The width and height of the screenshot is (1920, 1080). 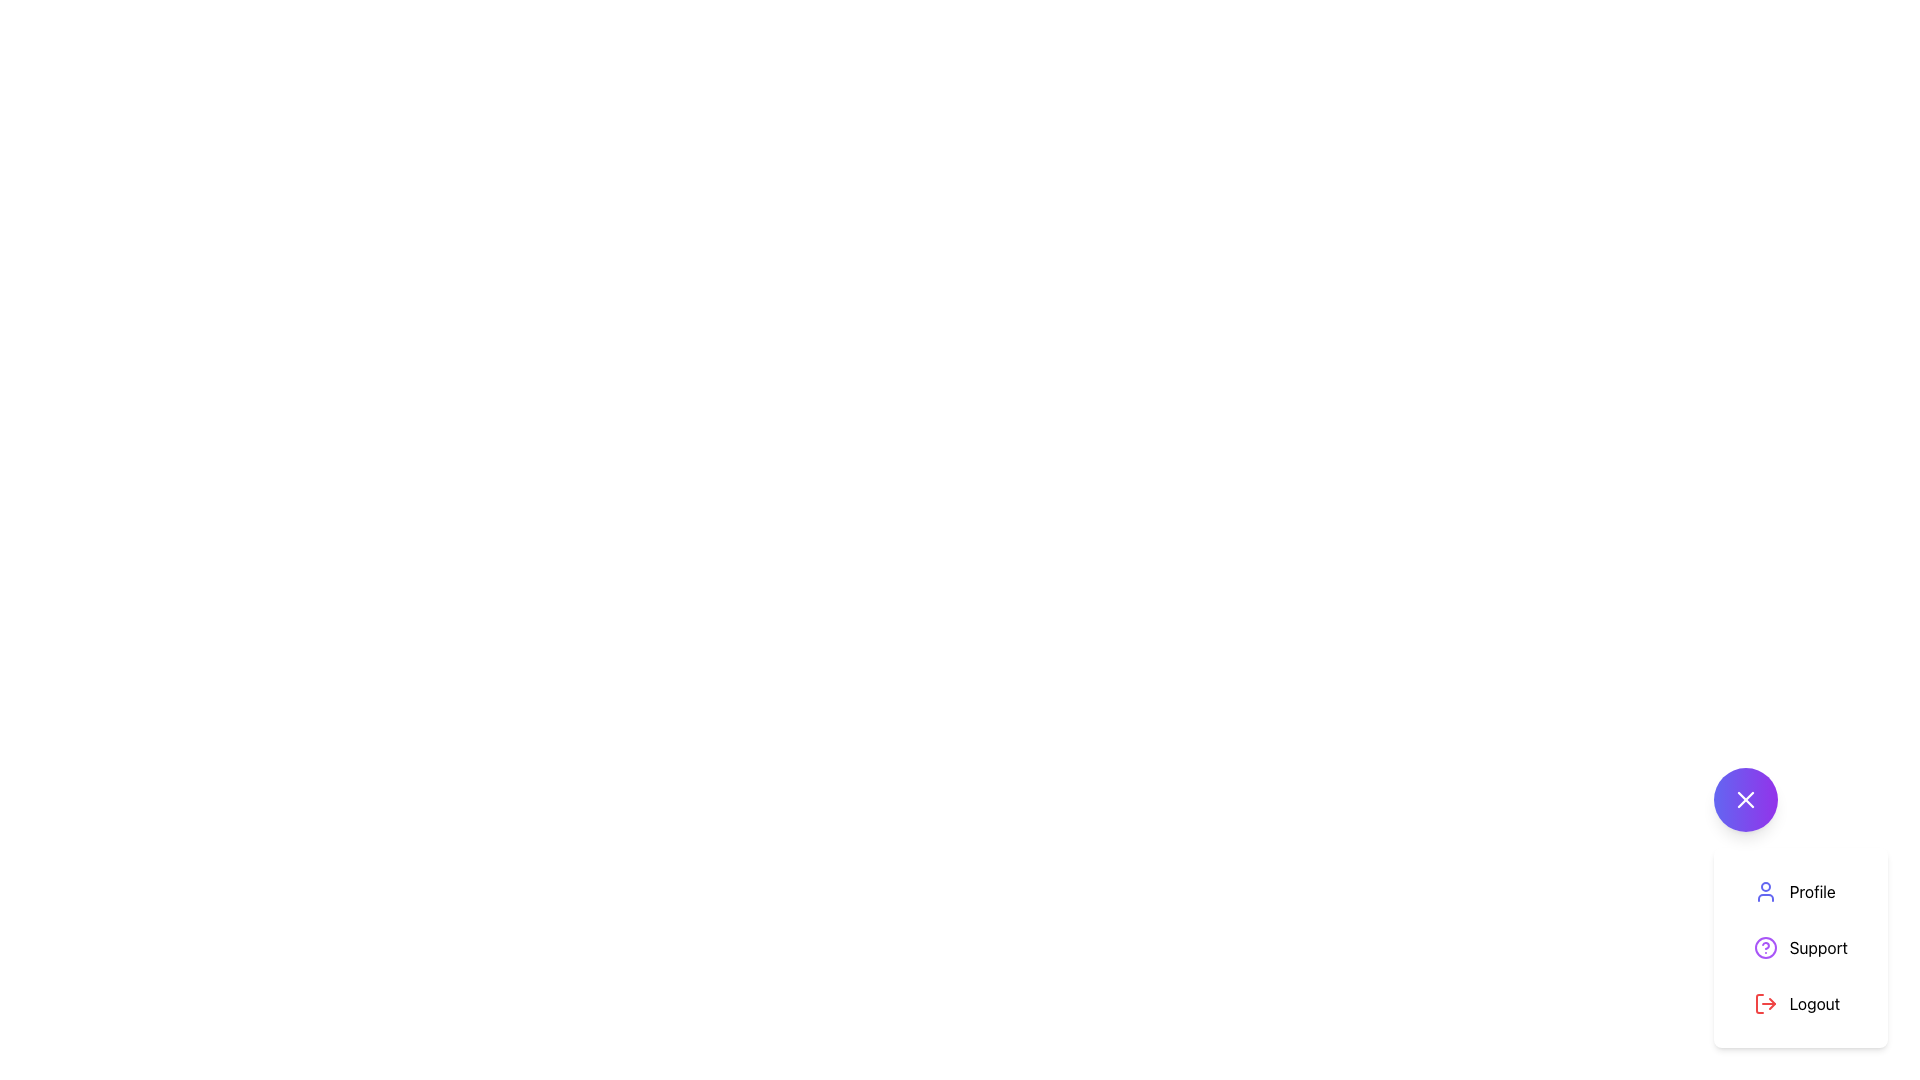 What do you see at coordinates (1814, 1003) in the screenshot?
I see `the 'Logout' text label located at the bottom of the vertical menu list on the right side of the interface` at bounding box center [1814, 1003].